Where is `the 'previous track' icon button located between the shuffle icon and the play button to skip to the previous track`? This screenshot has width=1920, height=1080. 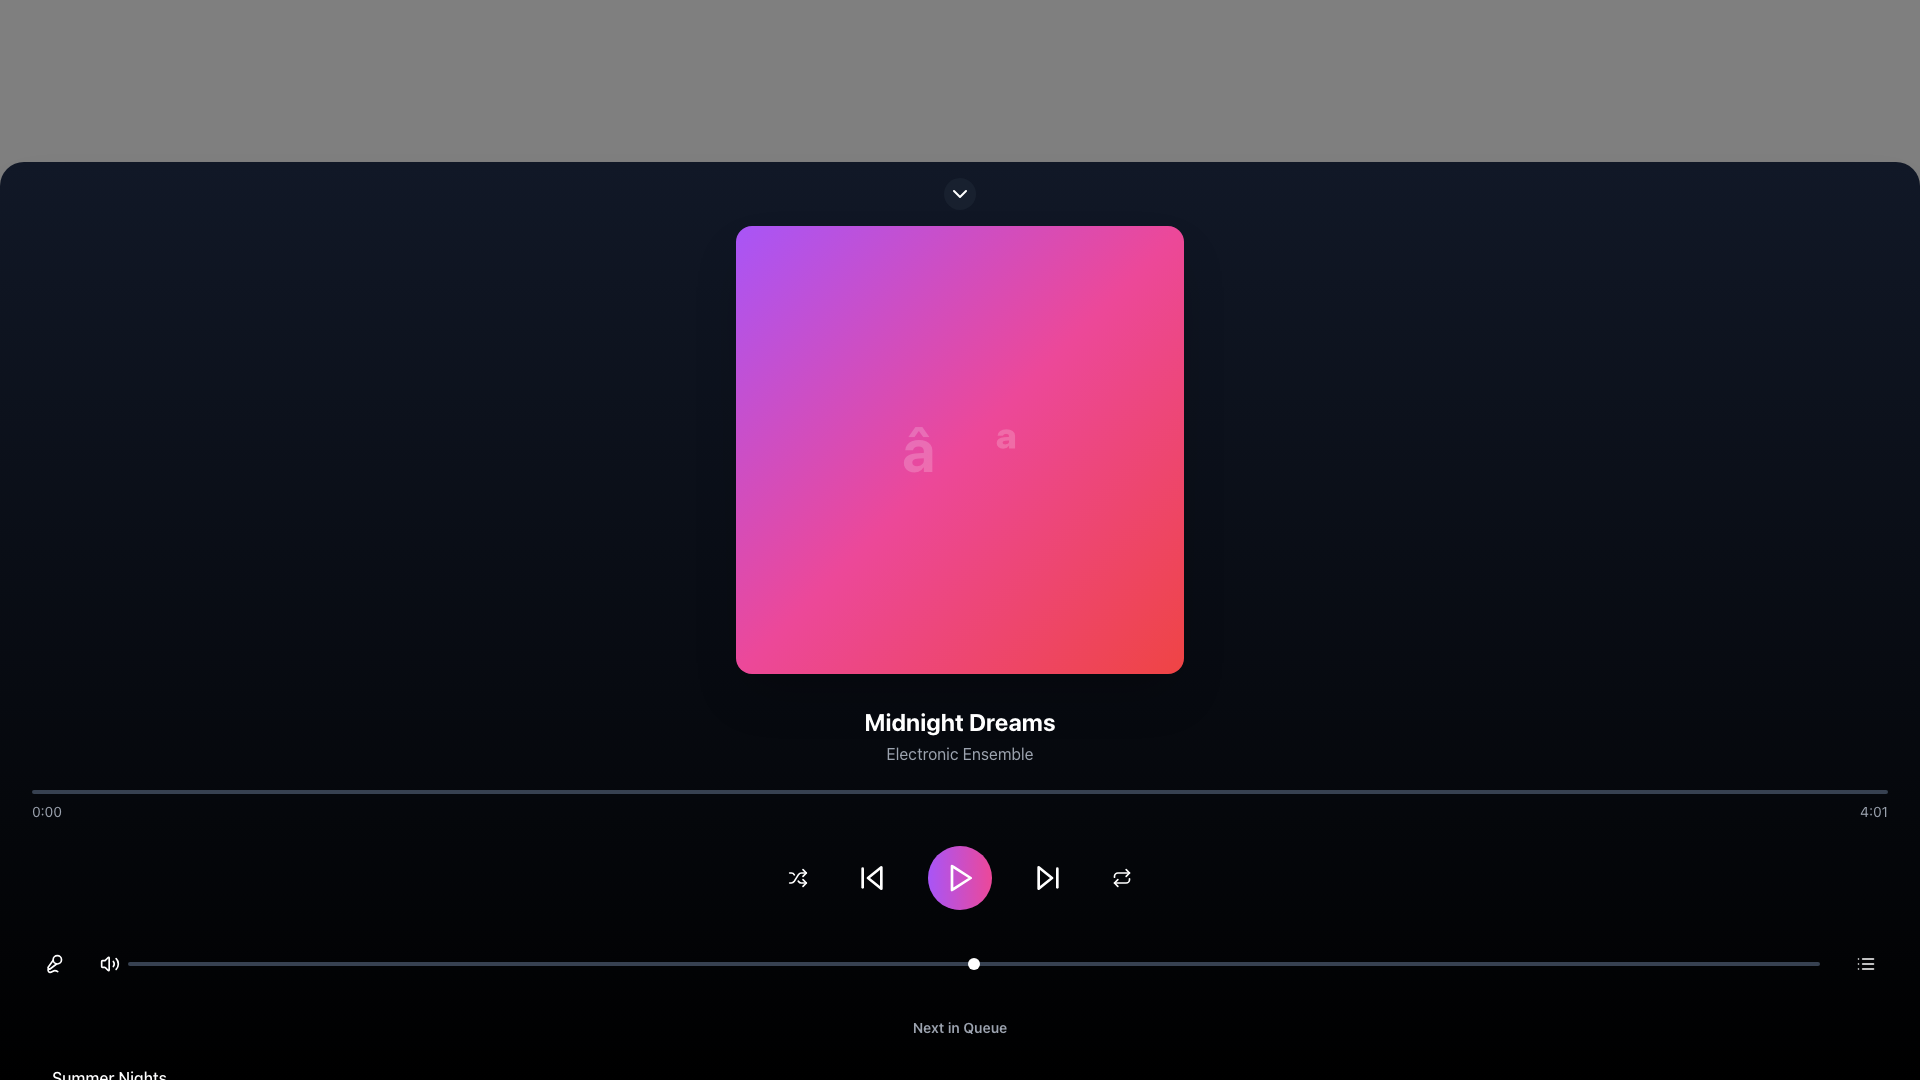 the 'previous track' icon button located between the shuffle icon and the play button to skip to the previous track is located at coordinates (872, 877).